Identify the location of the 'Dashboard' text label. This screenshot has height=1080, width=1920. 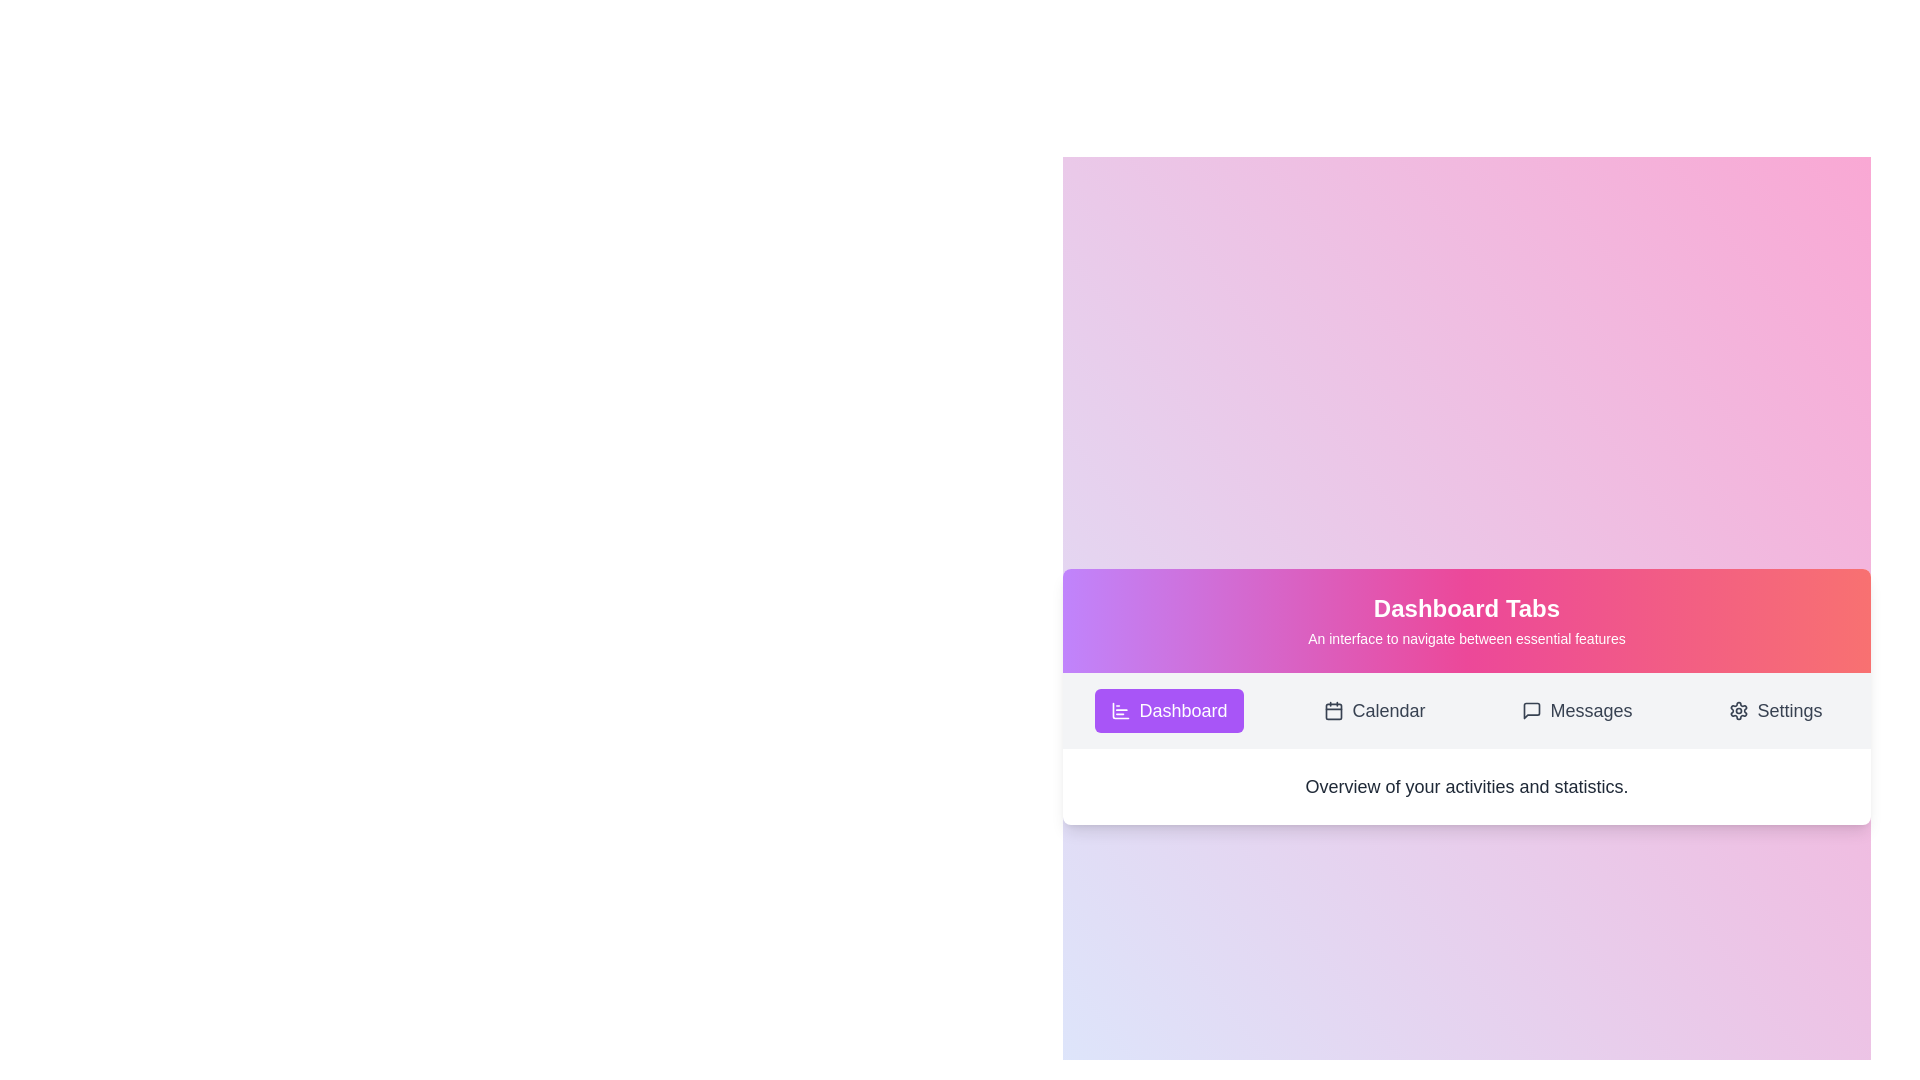
(1183, 709).